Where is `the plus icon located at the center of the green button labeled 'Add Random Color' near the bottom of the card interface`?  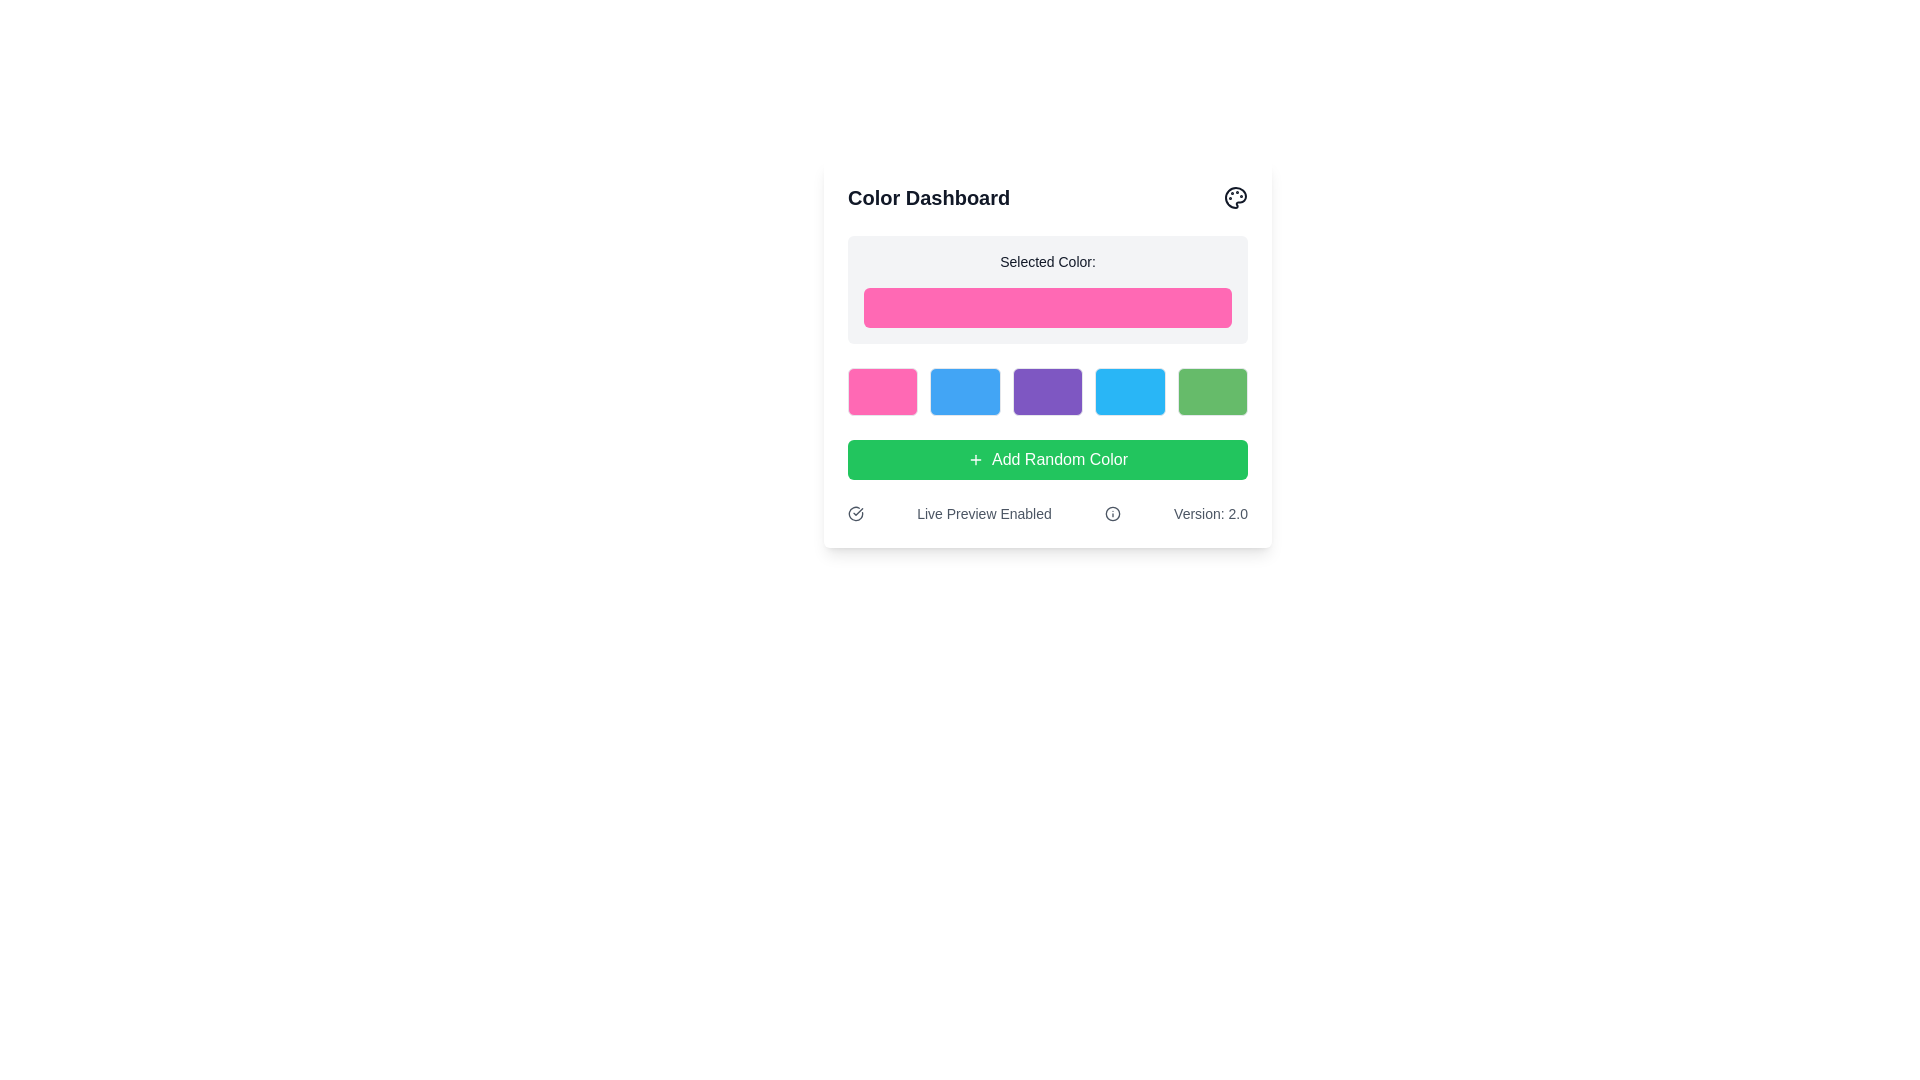
the plus icon located at the center of the green button labeled 'Add Random Color' near the bottom of the card interface is located at coordinates (975, 459).